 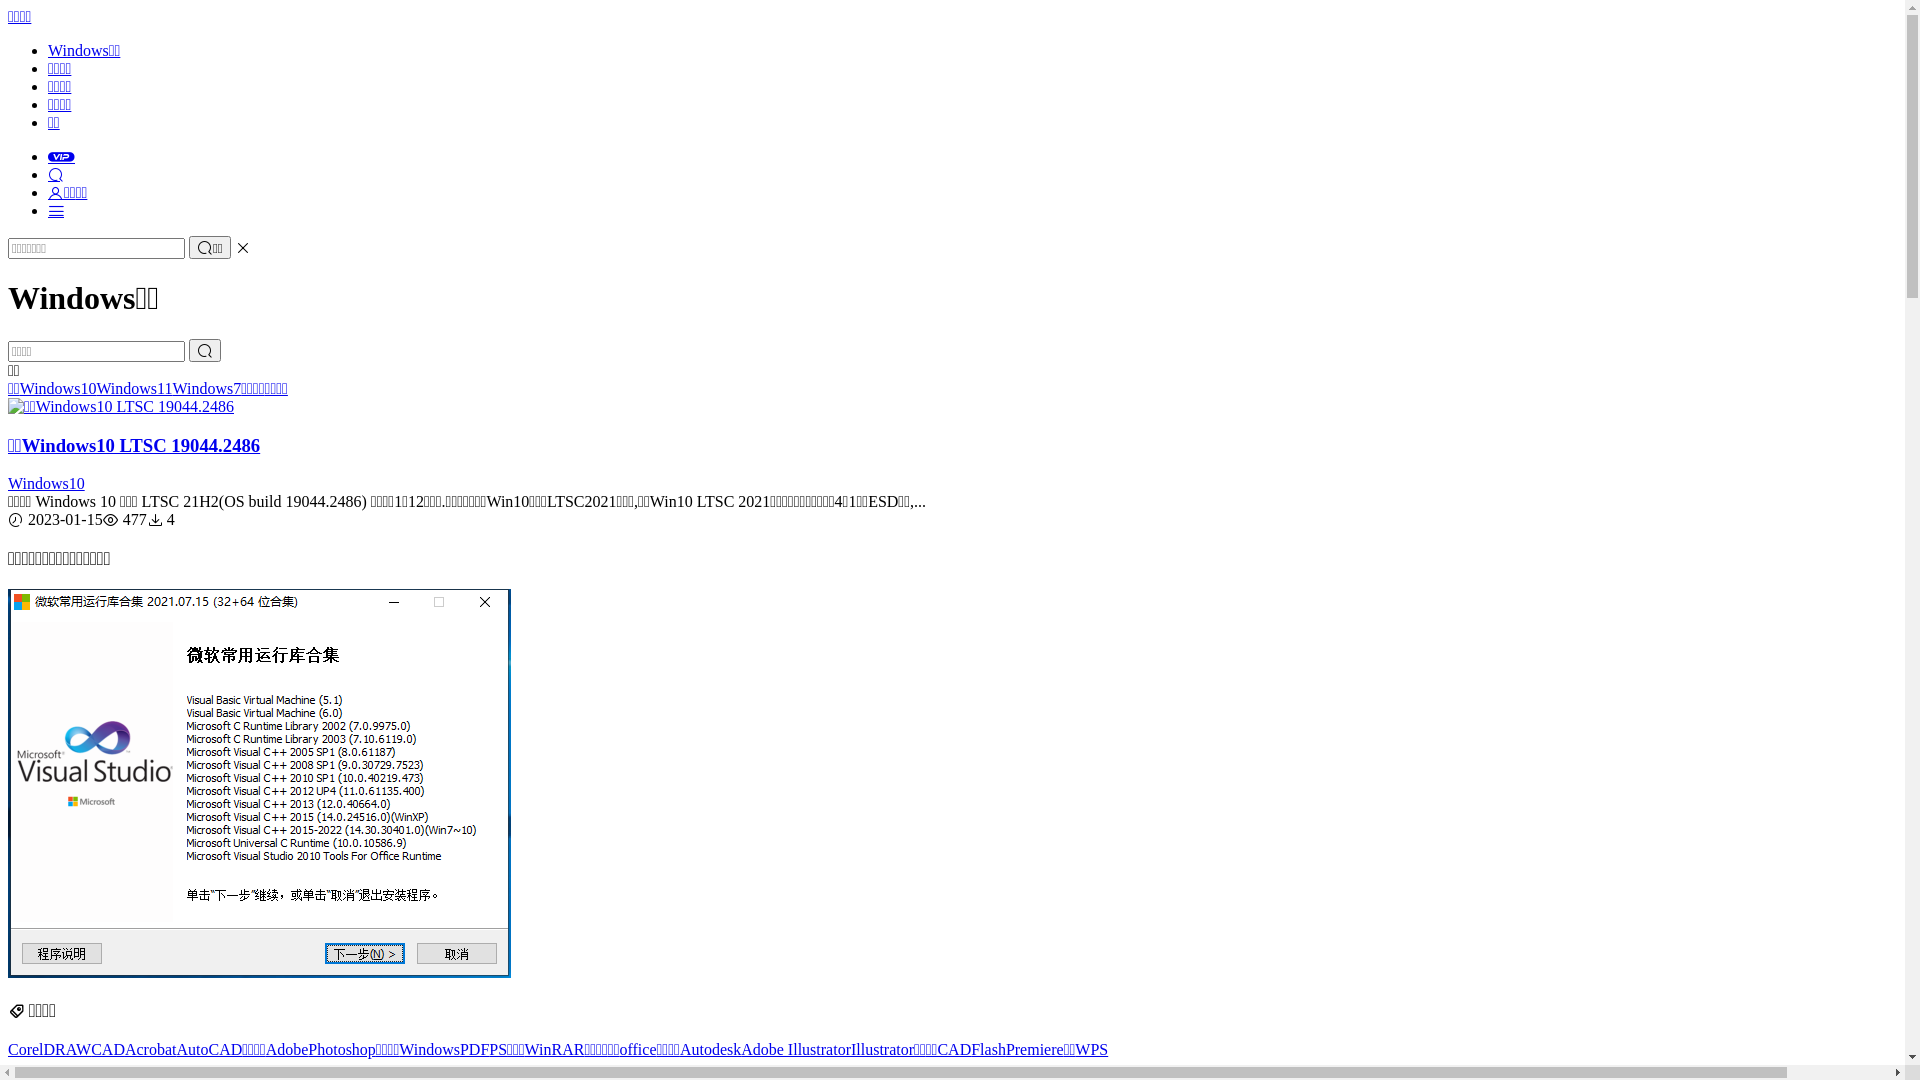 I want to click on 'PDF', so click(x=473, y=1048).